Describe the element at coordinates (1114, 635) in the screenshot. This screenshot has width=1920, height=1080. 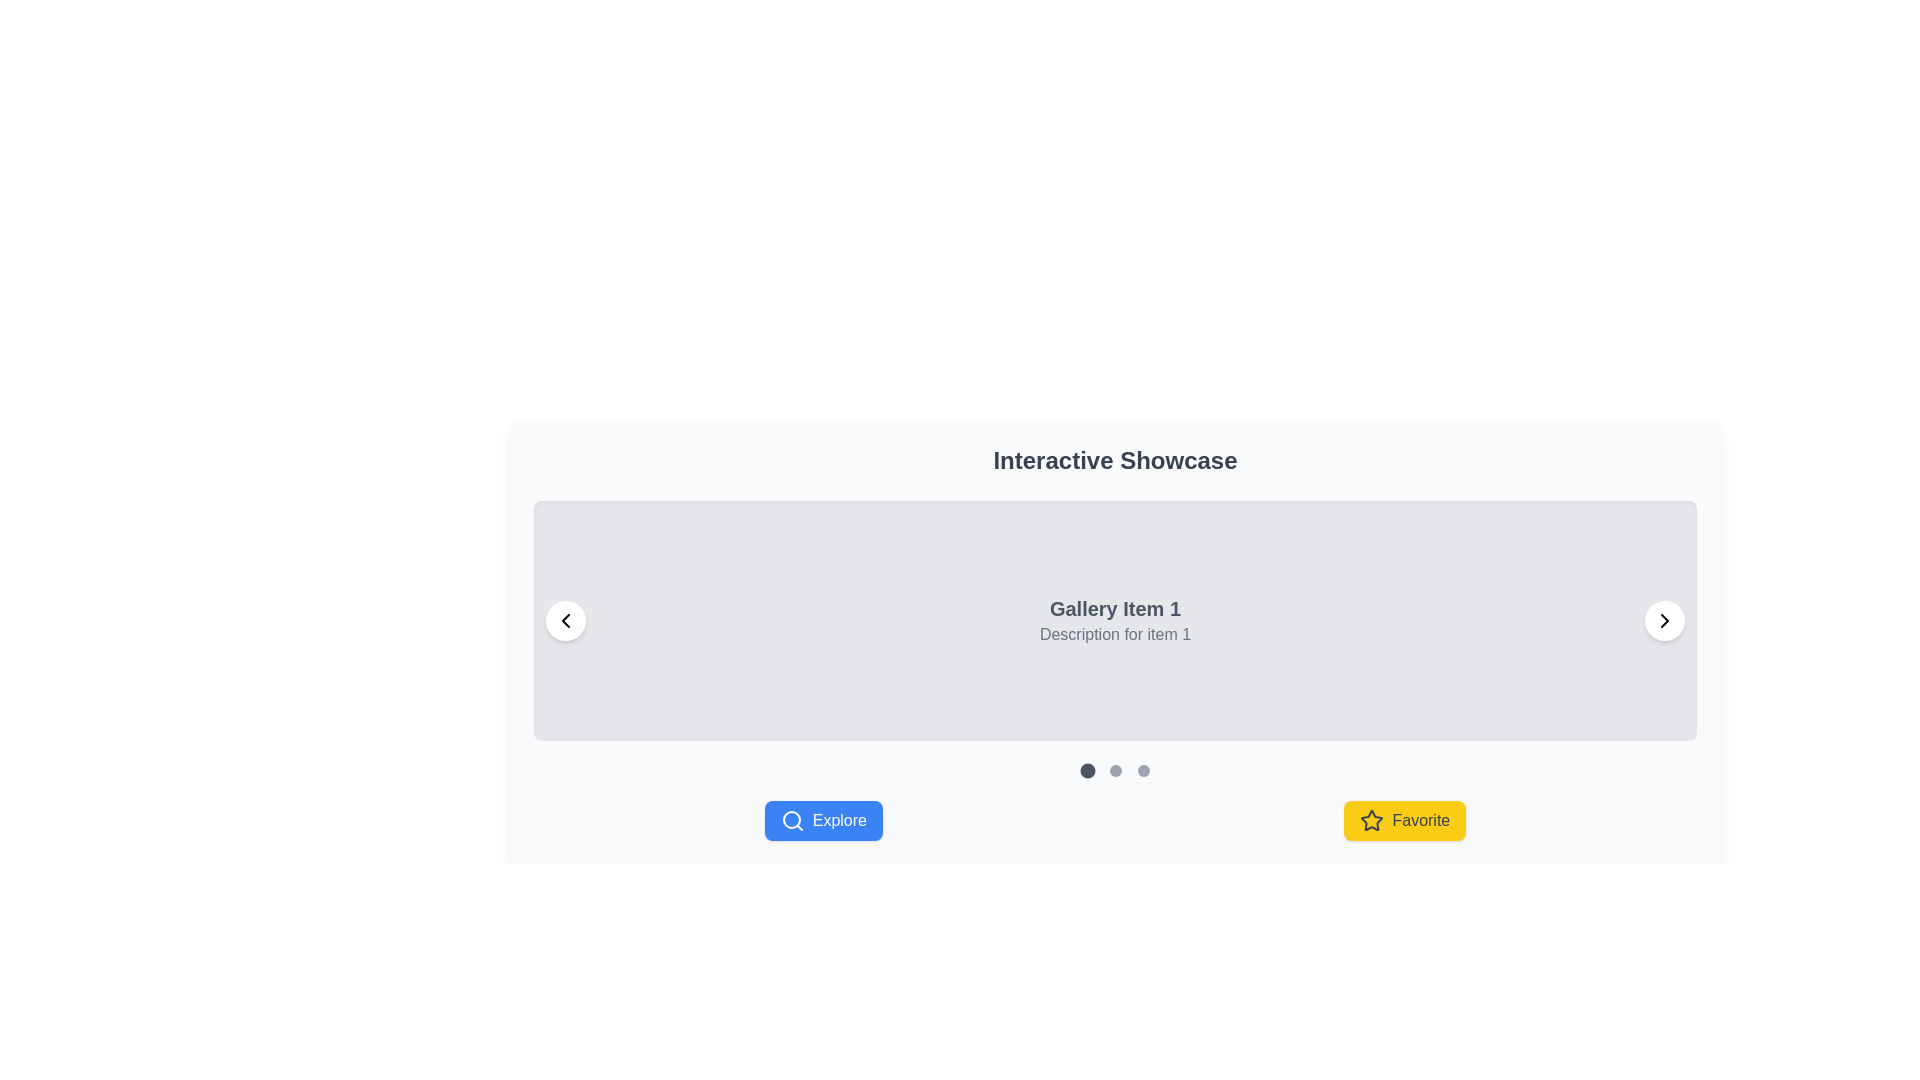
I see `the static text label reading 'Description for item 1', which is styled in light gray and positioned beneath 'Gallery Item 1' in the gallery item display` at that location.